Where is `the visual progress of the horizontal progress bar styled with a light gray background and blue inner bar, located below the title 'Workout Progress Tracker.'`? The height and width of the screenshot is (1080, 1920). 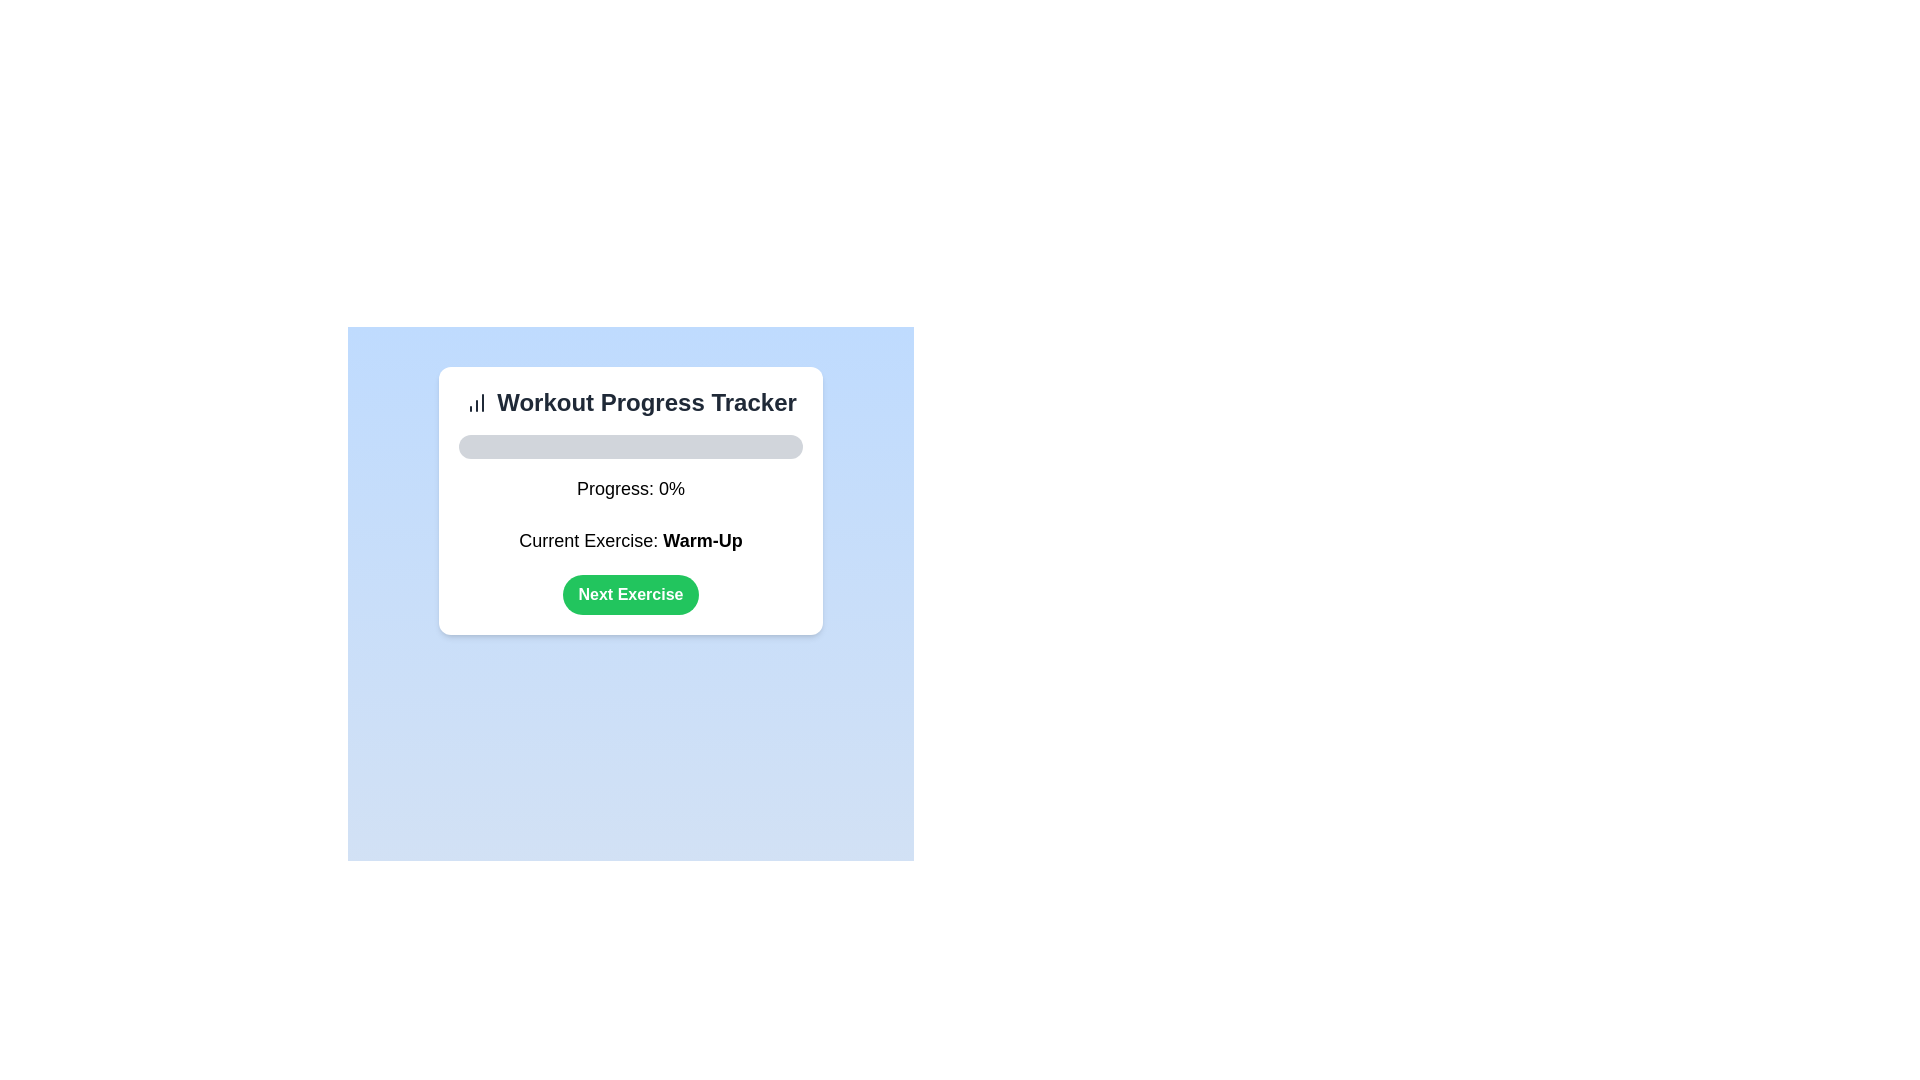 the visual progress of the horizontal progress bar styled with a light gray background and blue inner bar, located below the title 'Workout Progress Tracker.' is located at coordinates (629, 446).